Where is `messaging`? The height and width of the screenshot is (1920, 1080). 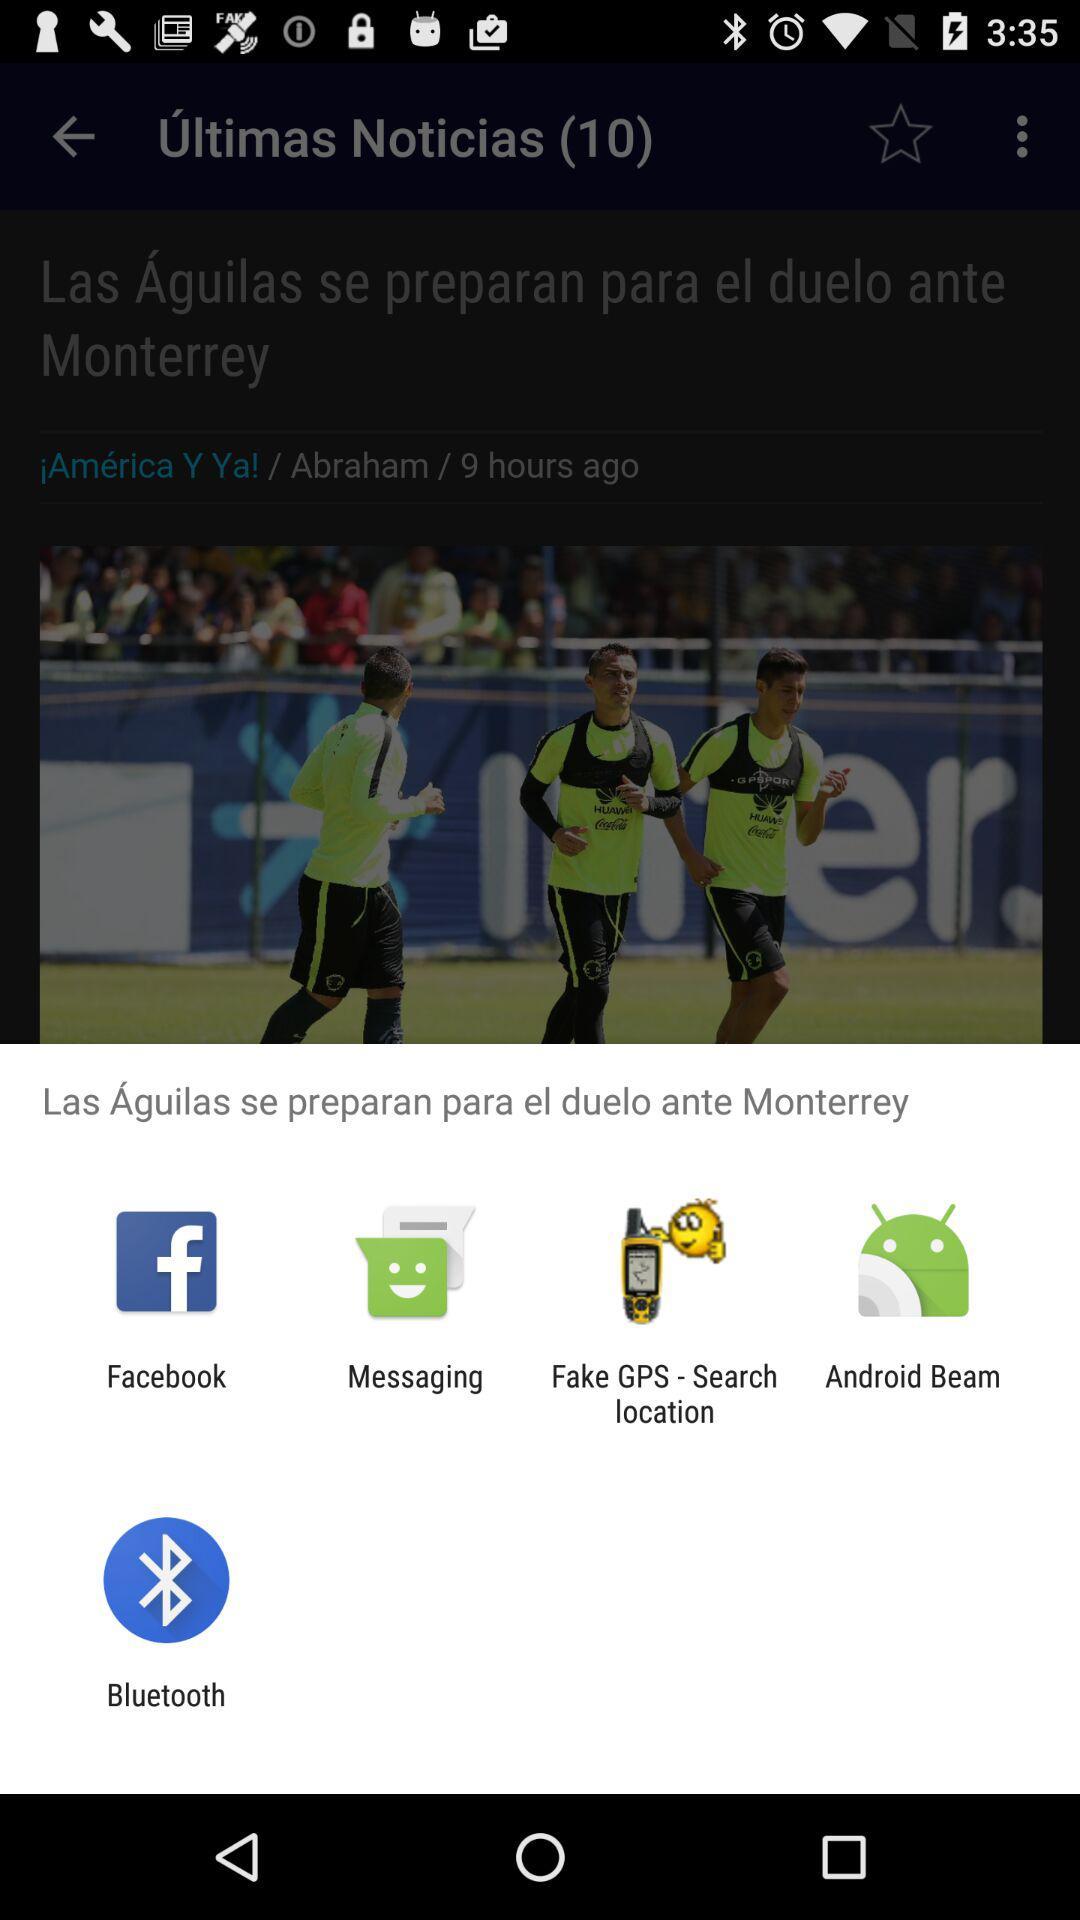 messaging is located at coordinates (414, 1392).